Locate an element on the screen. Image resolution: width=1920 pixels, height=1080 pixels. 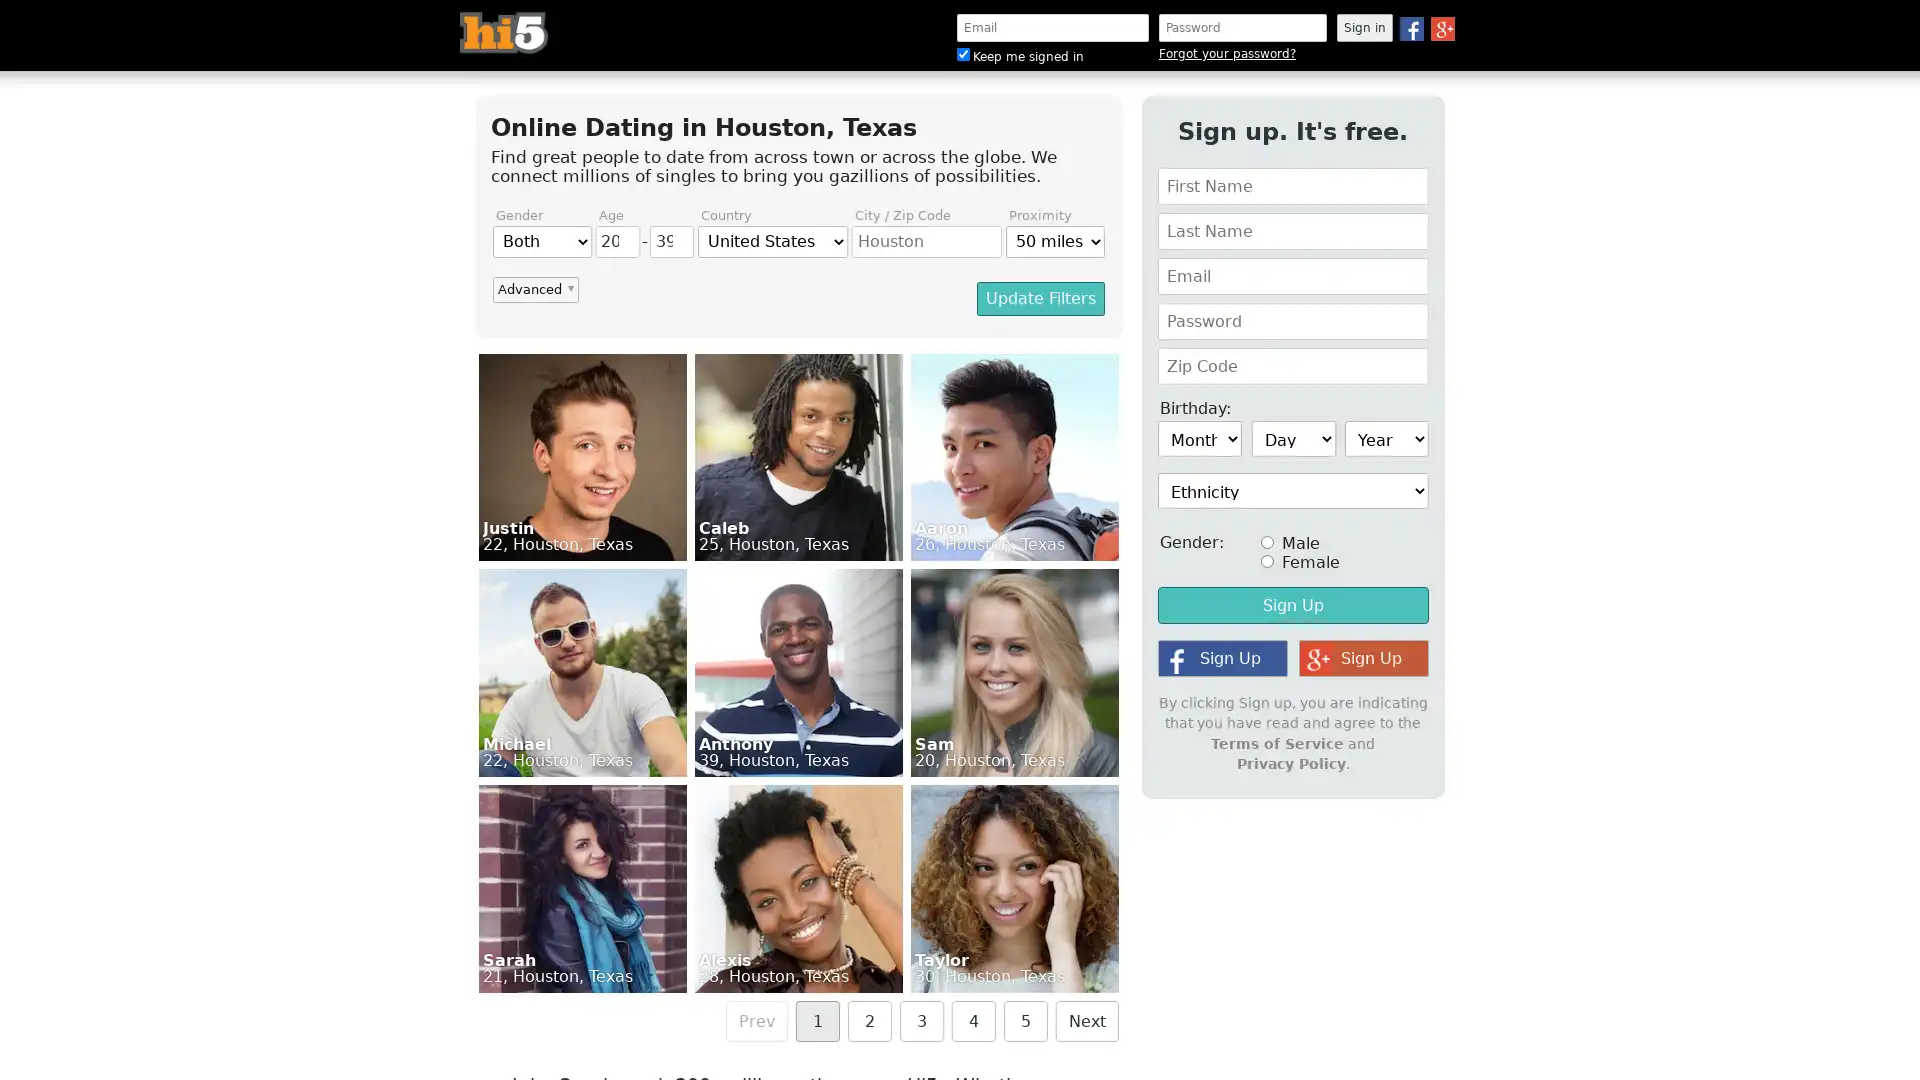
Sign Up is located at coordinates (1362, 658).